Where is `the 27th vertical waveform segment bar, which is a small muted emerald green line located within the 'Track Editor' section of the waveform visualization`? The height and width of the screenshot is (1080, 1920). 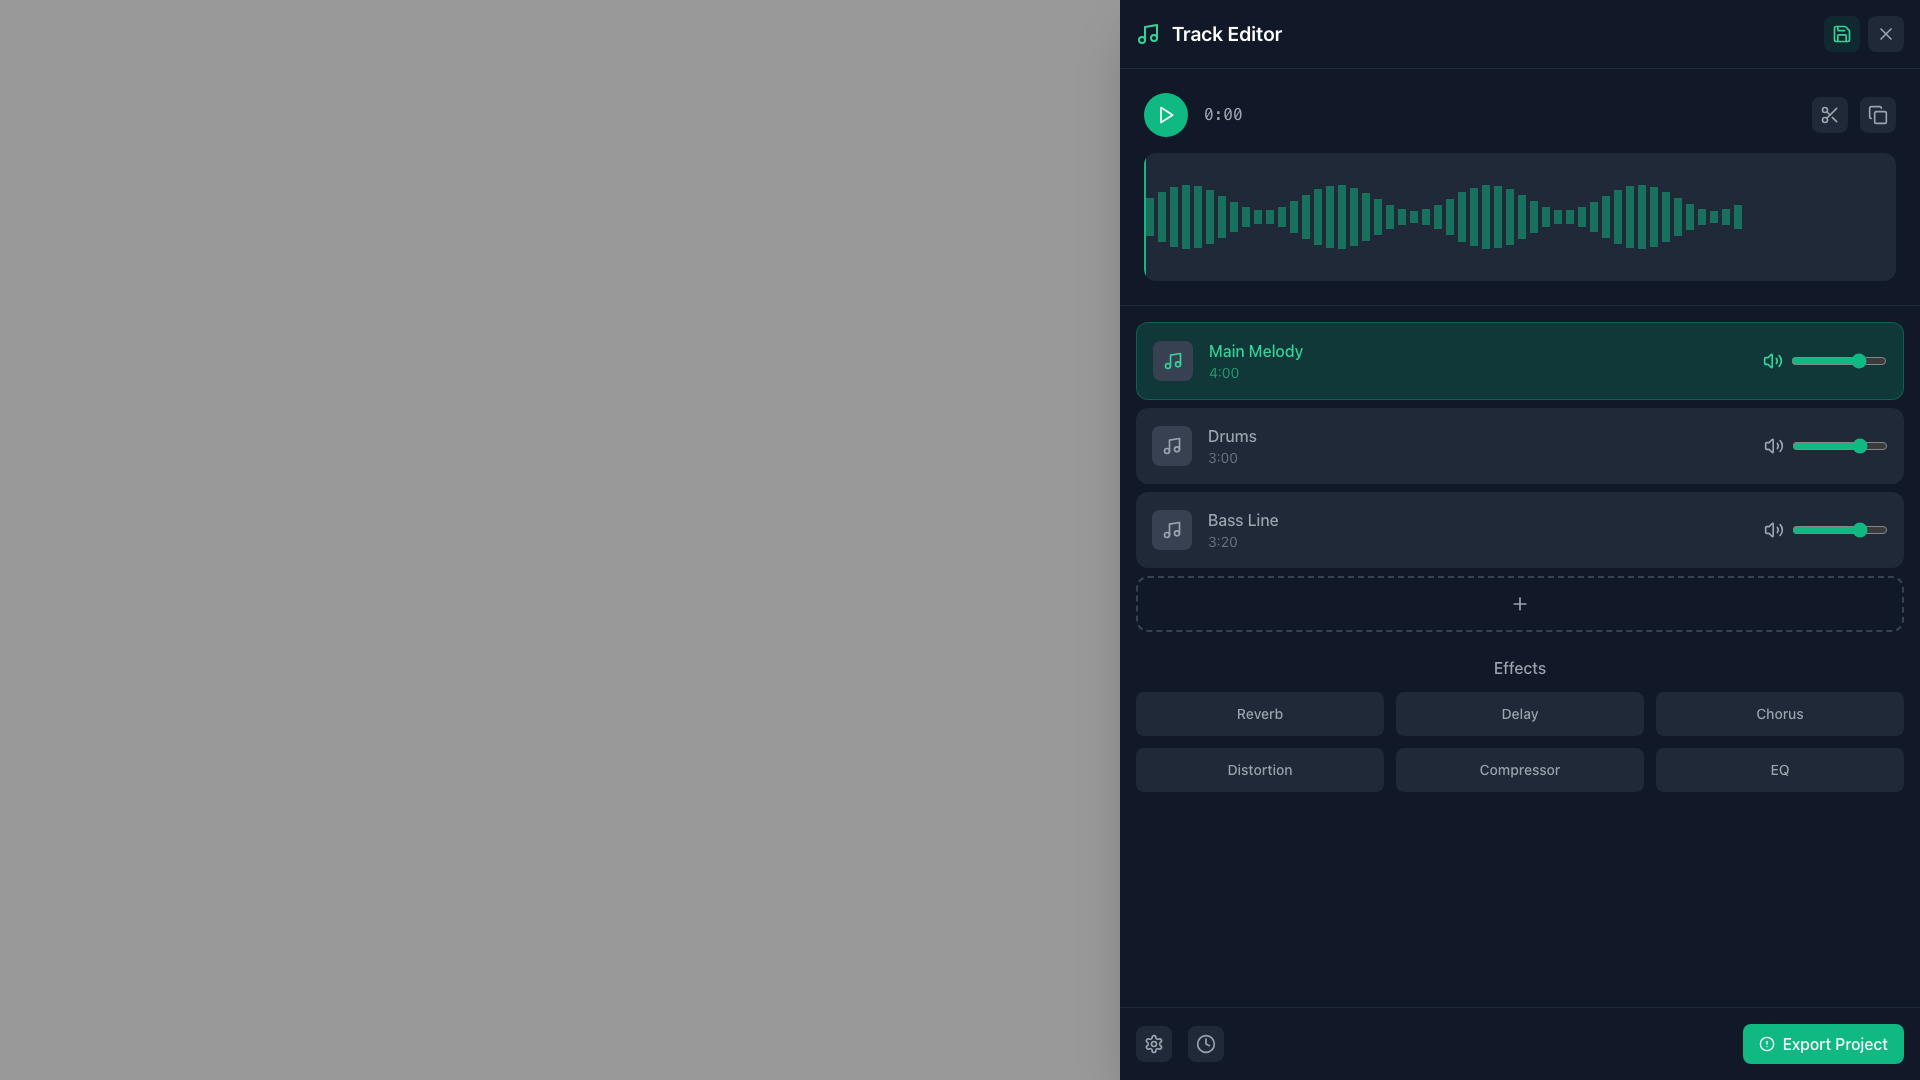 the 27th vertical waveform segment bar, which is a small muted emerald green line located within the 'Track Editor' section of the waveform visualization is located at coordinates (1437, 216).